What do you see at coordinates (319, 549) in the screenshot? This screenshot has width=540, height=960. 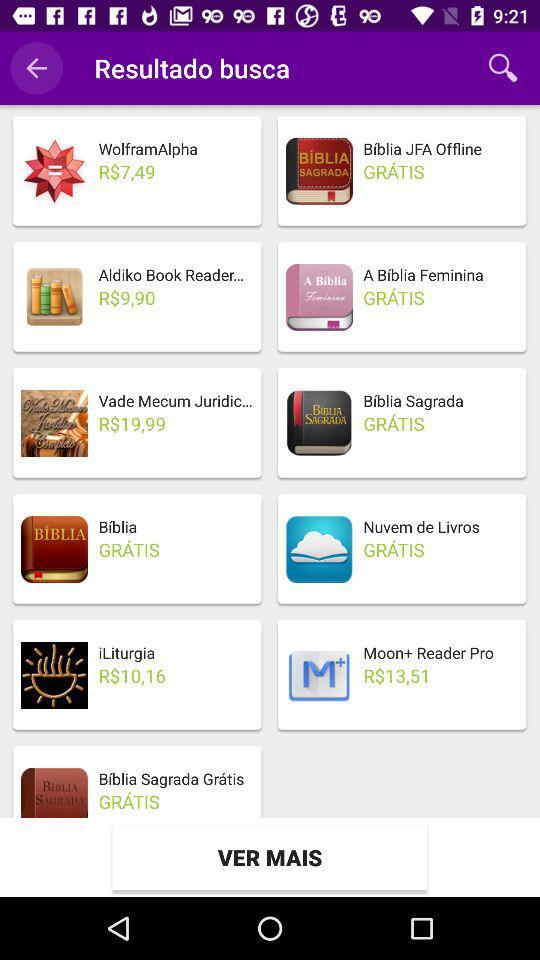 I see `the blue icon with a cloud` at bounding box center [319, 549].